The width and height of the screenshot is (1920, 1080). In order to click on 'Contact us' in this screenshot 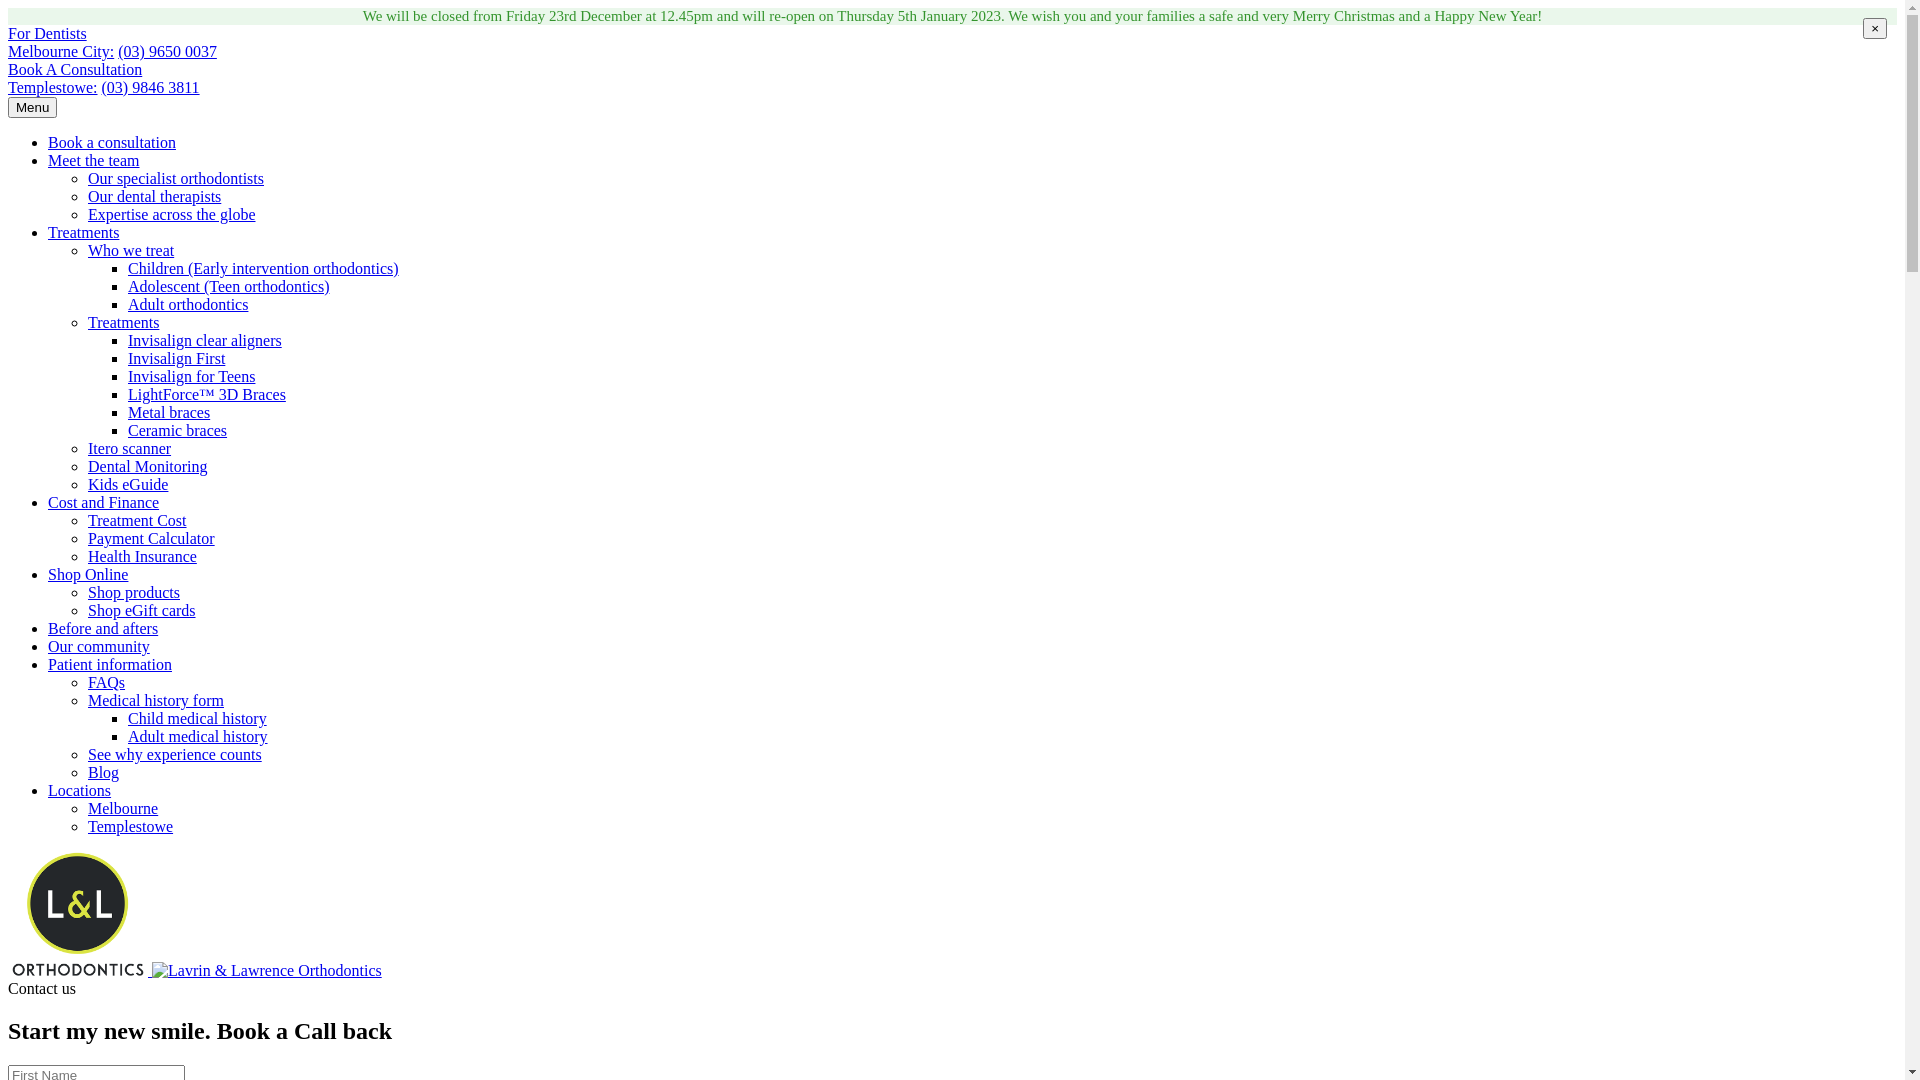, I will do `click(42, 987)`.